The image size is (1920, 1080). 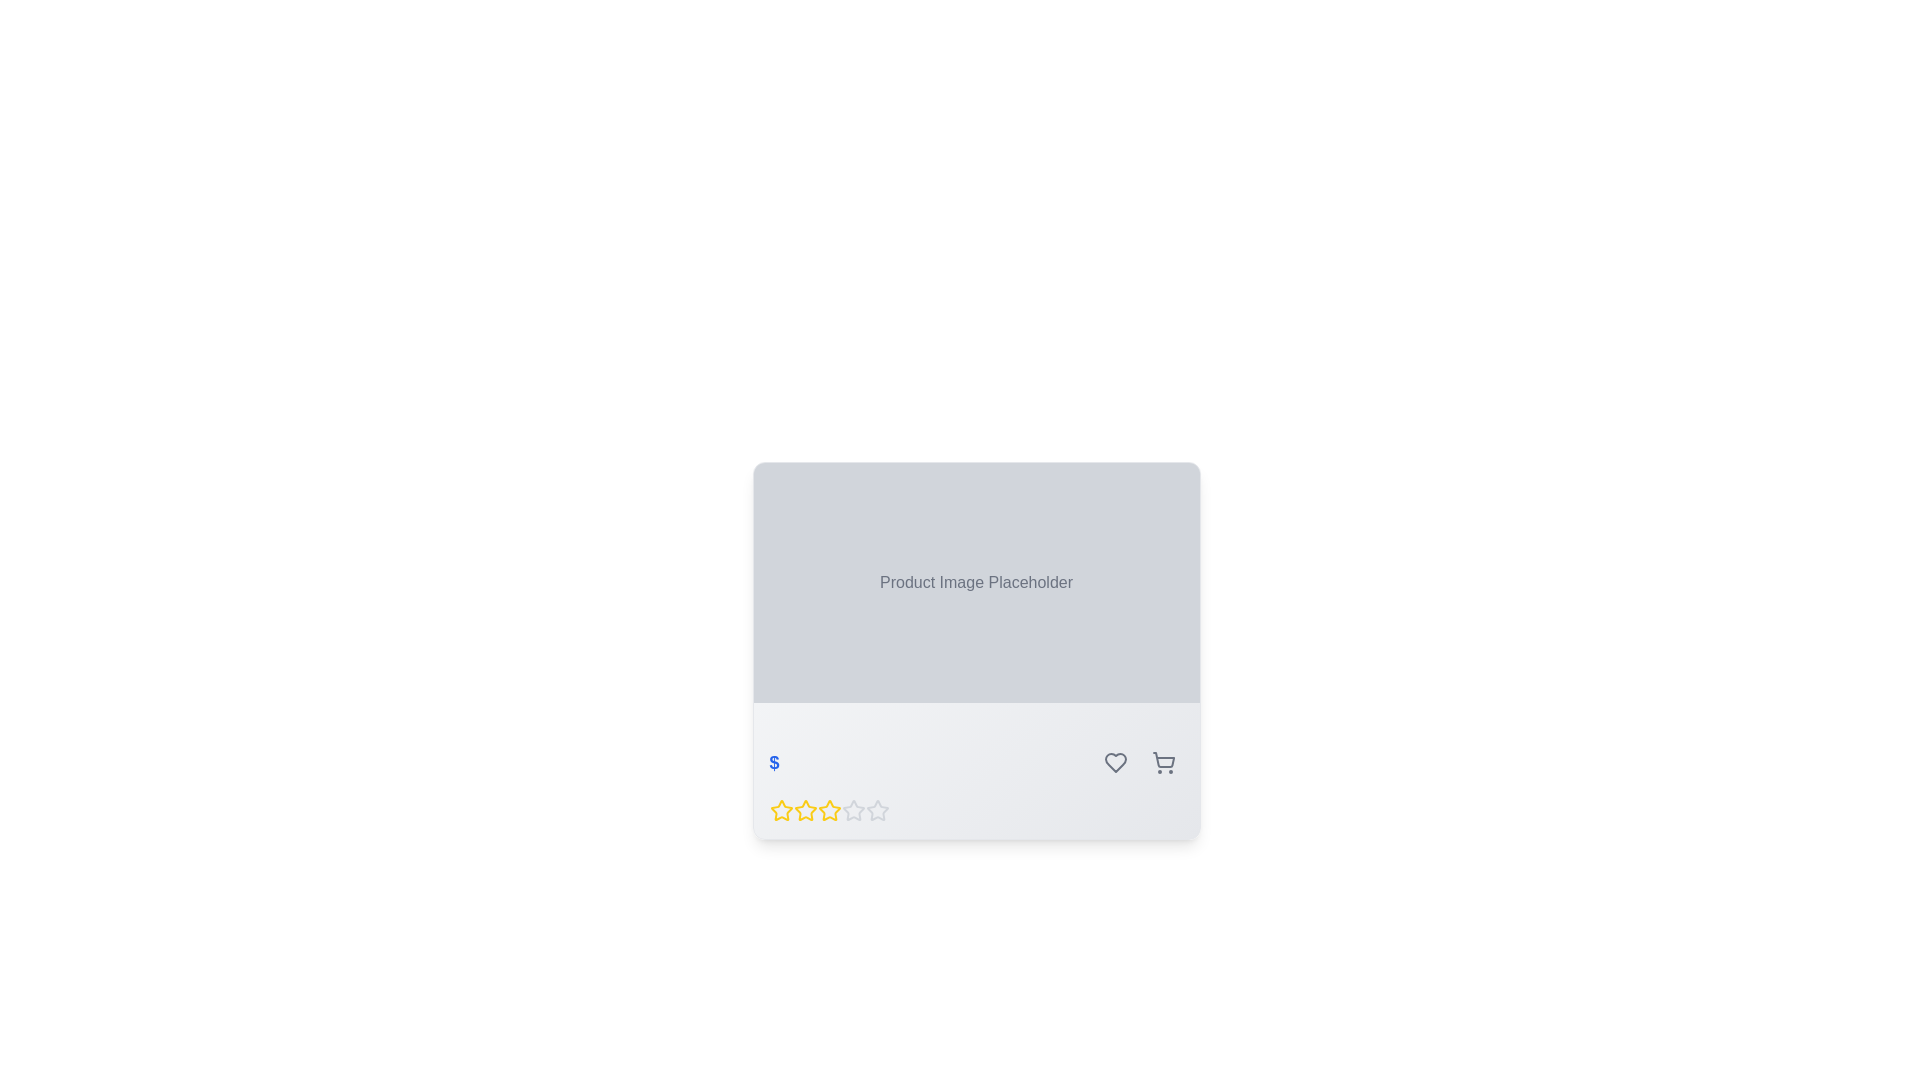 I want to click on the shopping cart icon located at the bottom-right section of the card component, so click(x=1163, y=759).